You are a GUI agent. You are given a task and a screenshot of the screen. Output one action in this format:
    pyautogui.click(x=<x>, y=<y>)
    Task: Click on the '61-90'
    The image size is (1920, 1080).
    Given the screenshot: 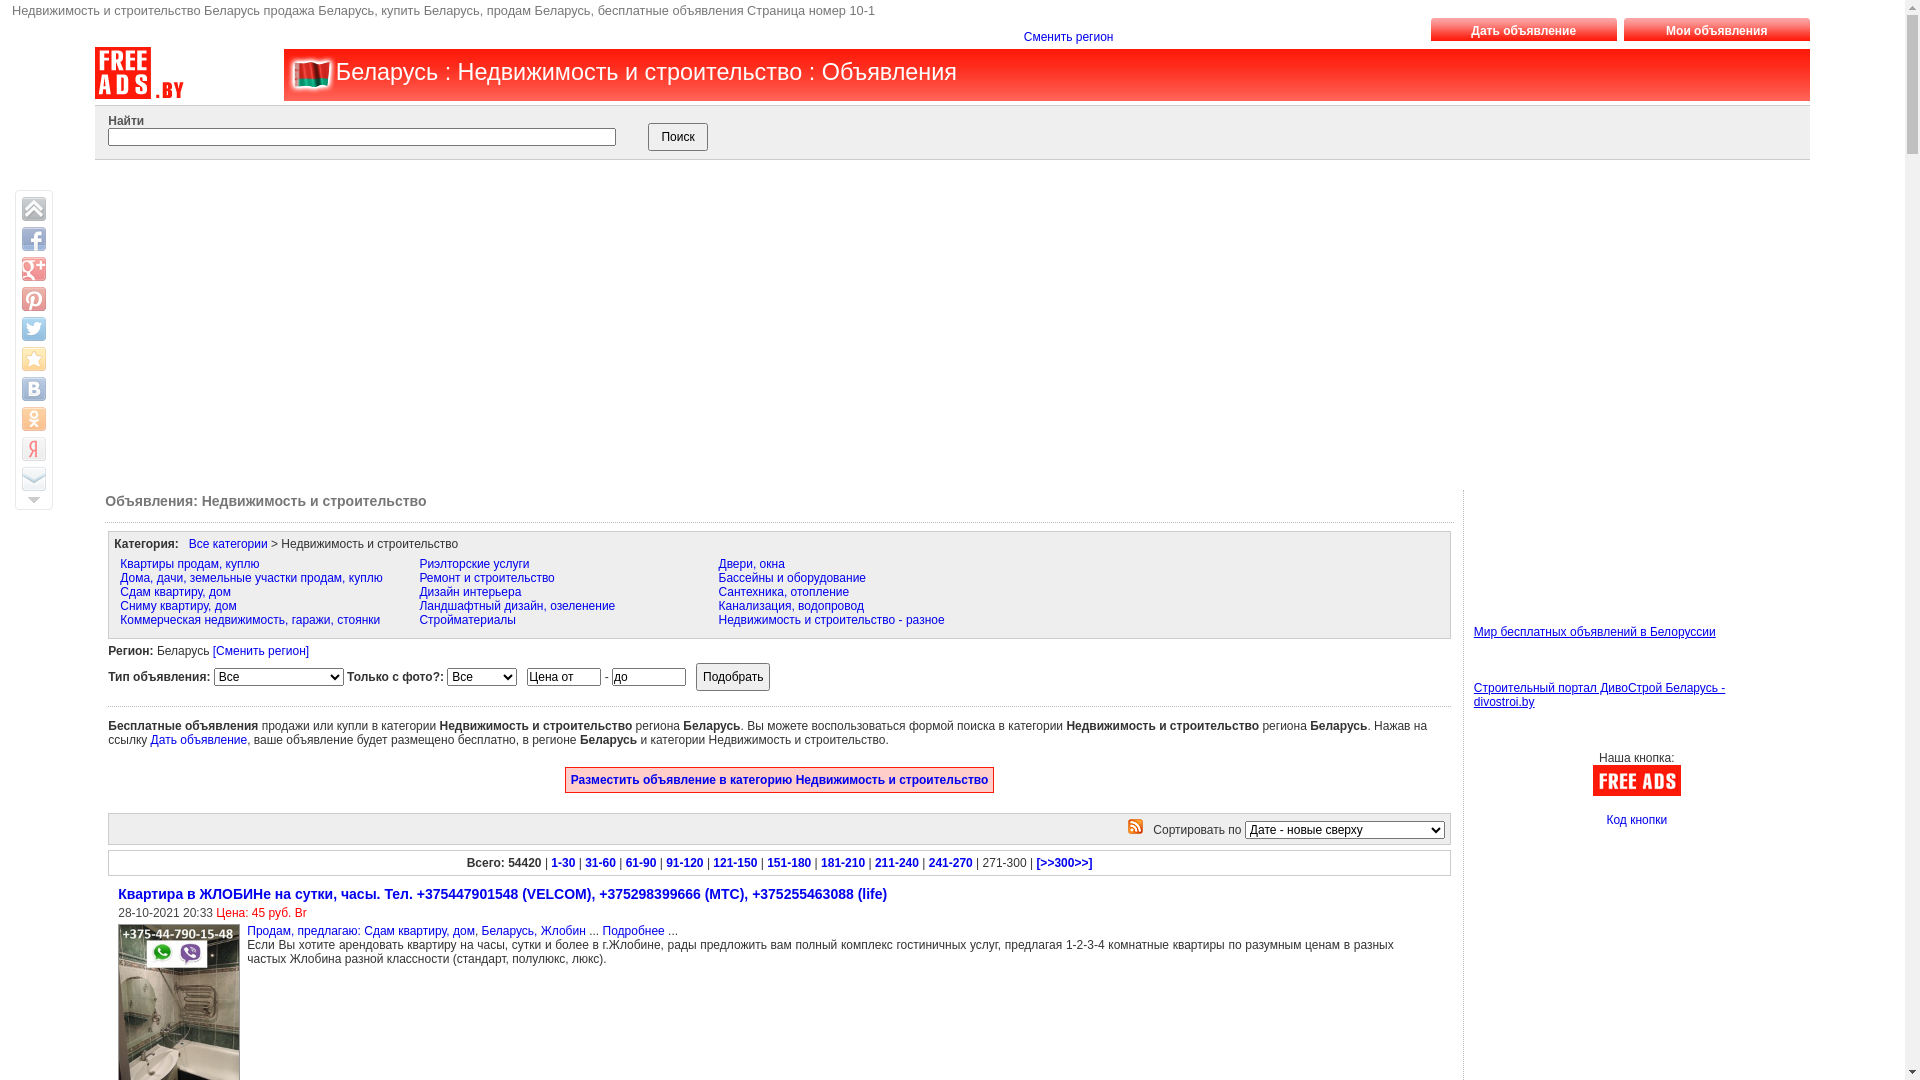 What is the action you would take?
    pyautogui.click(x=641, y=862)
    